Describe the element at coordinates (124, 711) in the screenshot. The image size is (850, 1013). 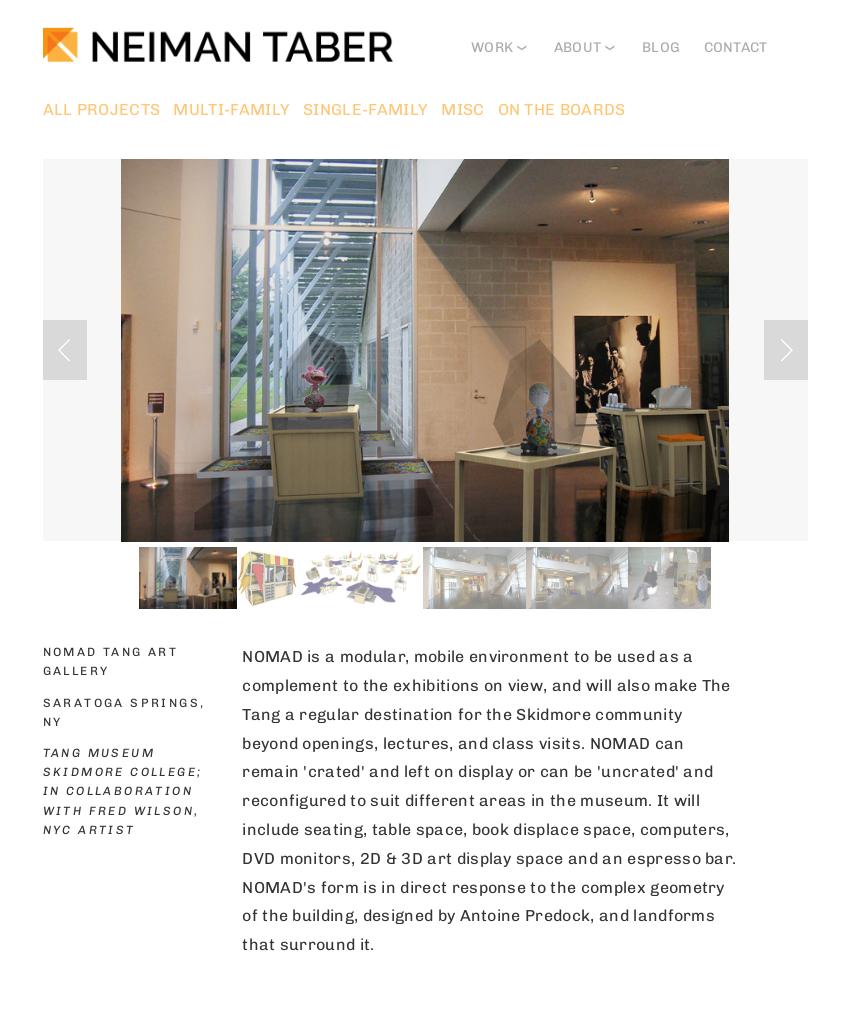
I see `'Saratoga Springs, NY'` at that location.